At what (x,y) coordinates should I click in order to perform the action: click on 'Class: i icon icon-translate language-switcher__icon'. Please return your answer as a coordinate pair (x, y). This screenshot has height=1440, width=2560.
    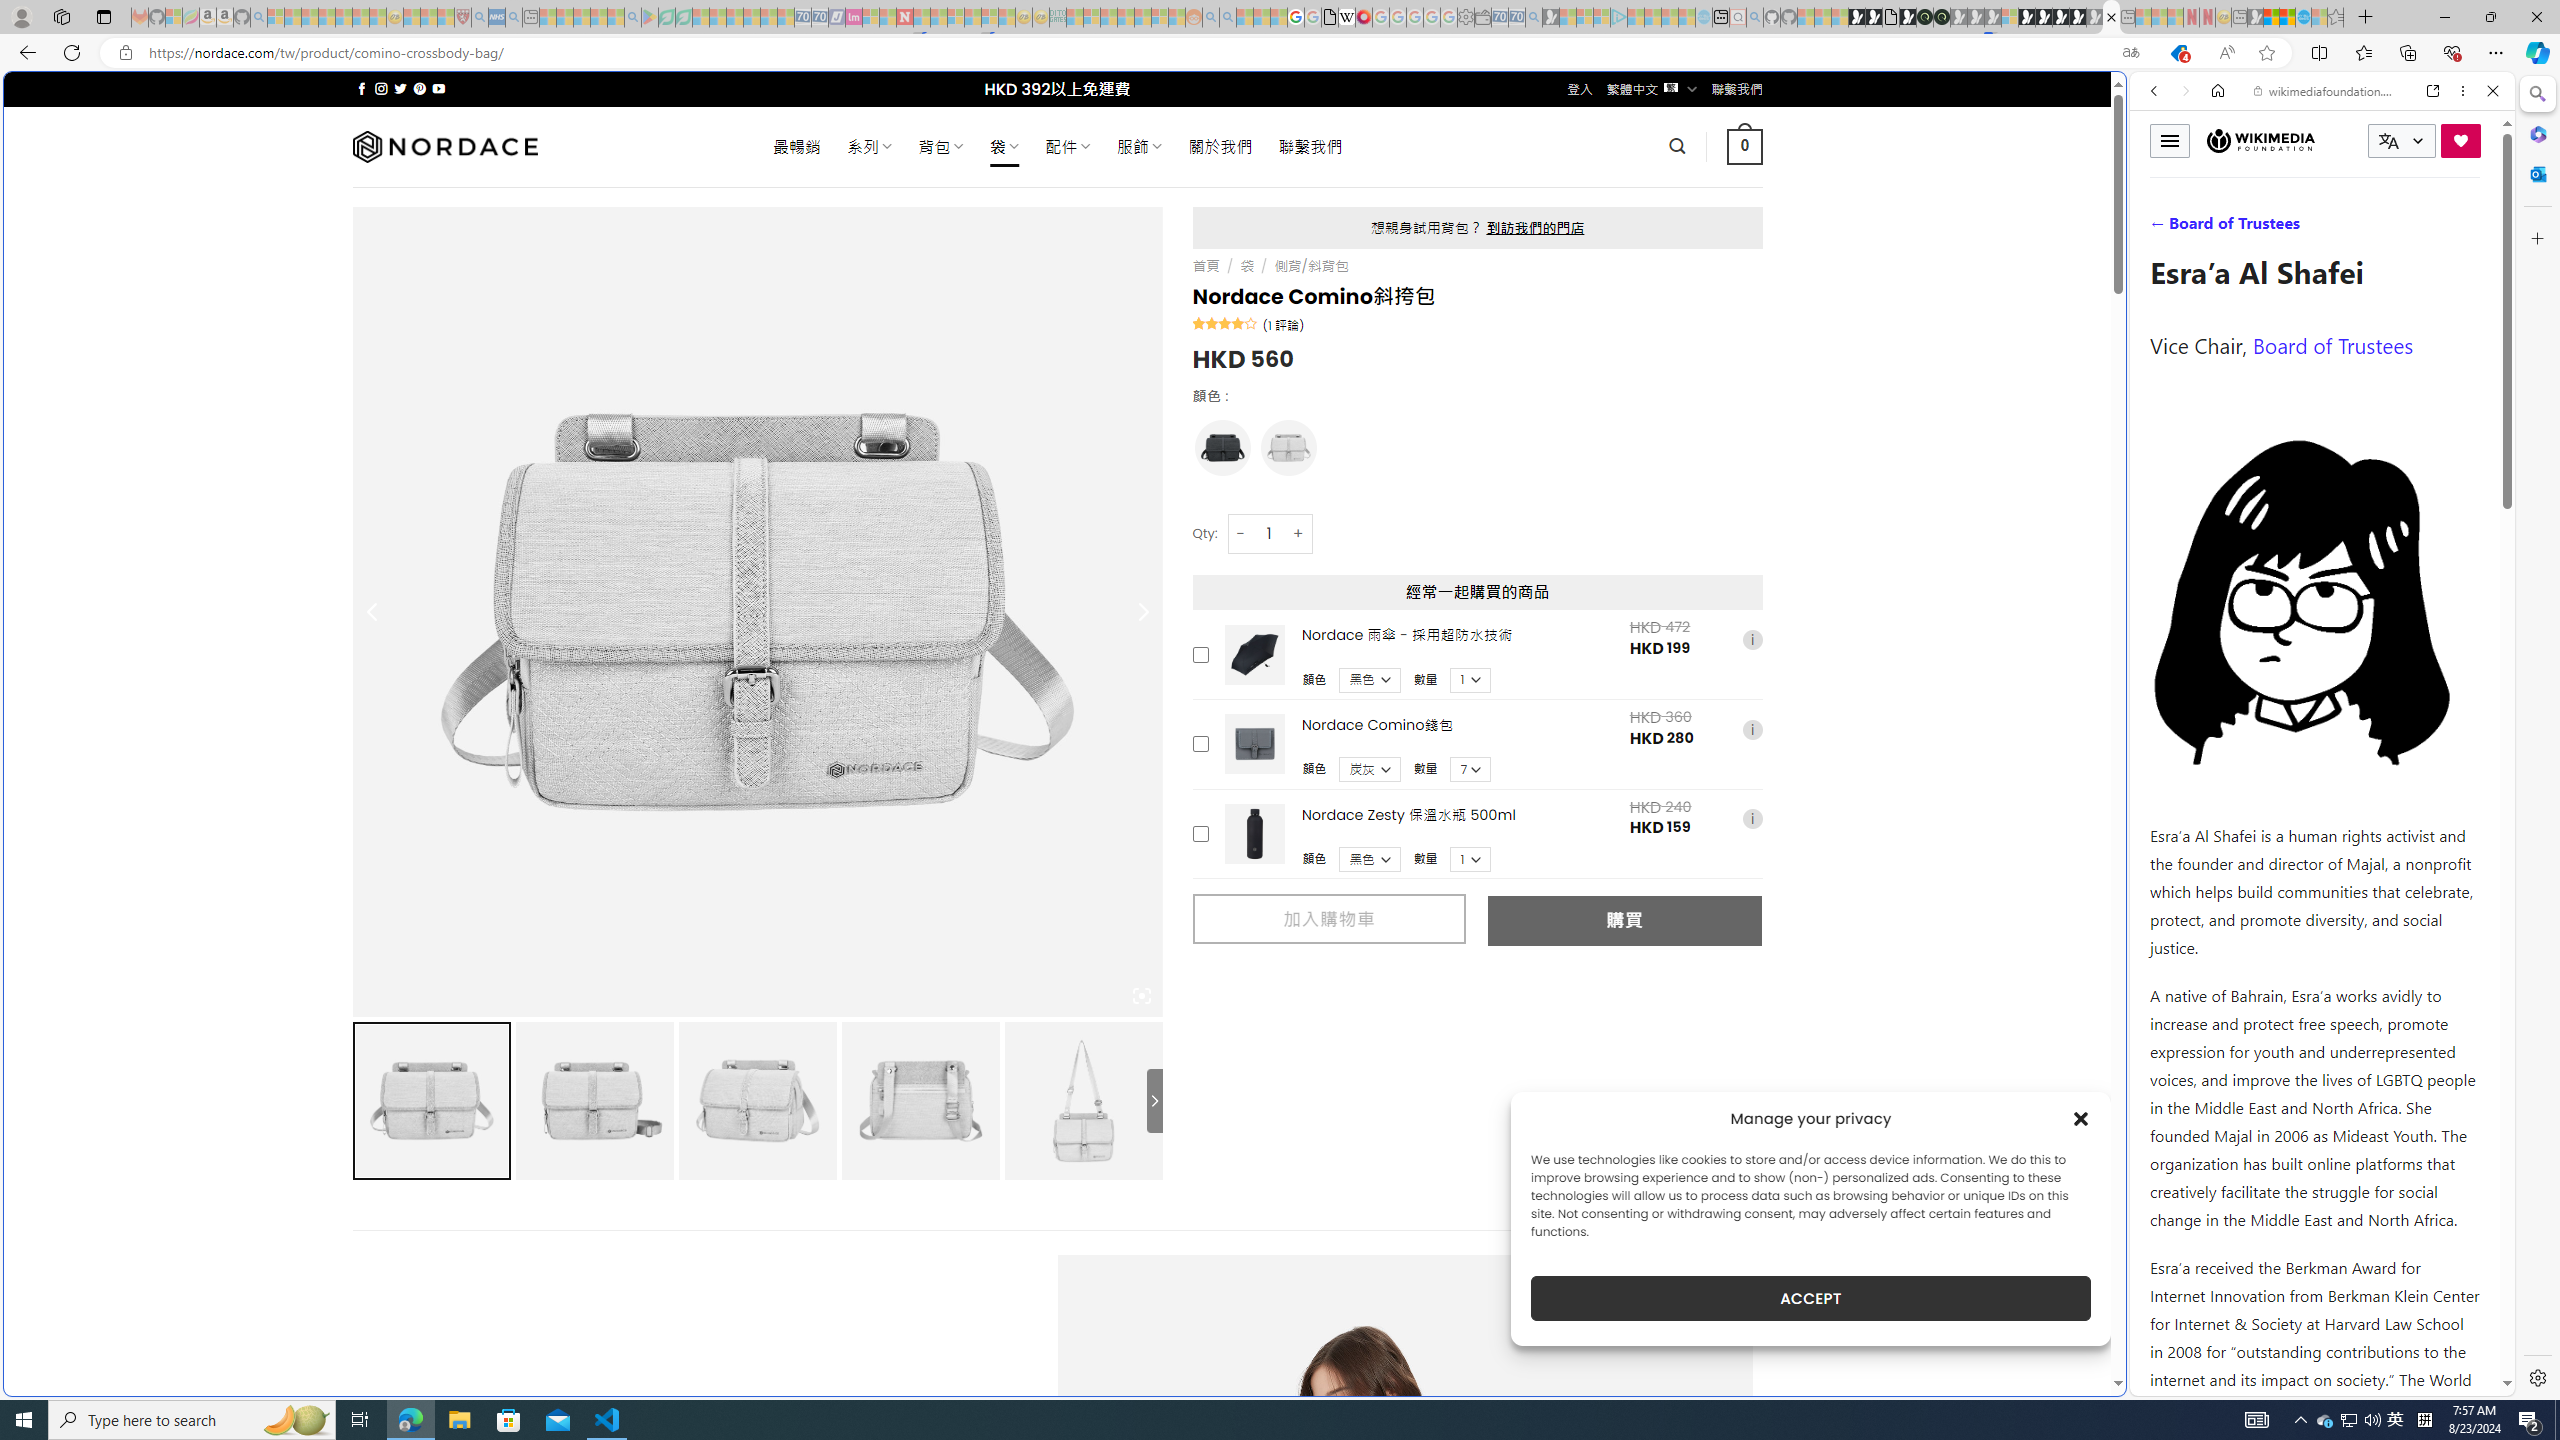
    Looking at the image, I should click on (2388, 141).